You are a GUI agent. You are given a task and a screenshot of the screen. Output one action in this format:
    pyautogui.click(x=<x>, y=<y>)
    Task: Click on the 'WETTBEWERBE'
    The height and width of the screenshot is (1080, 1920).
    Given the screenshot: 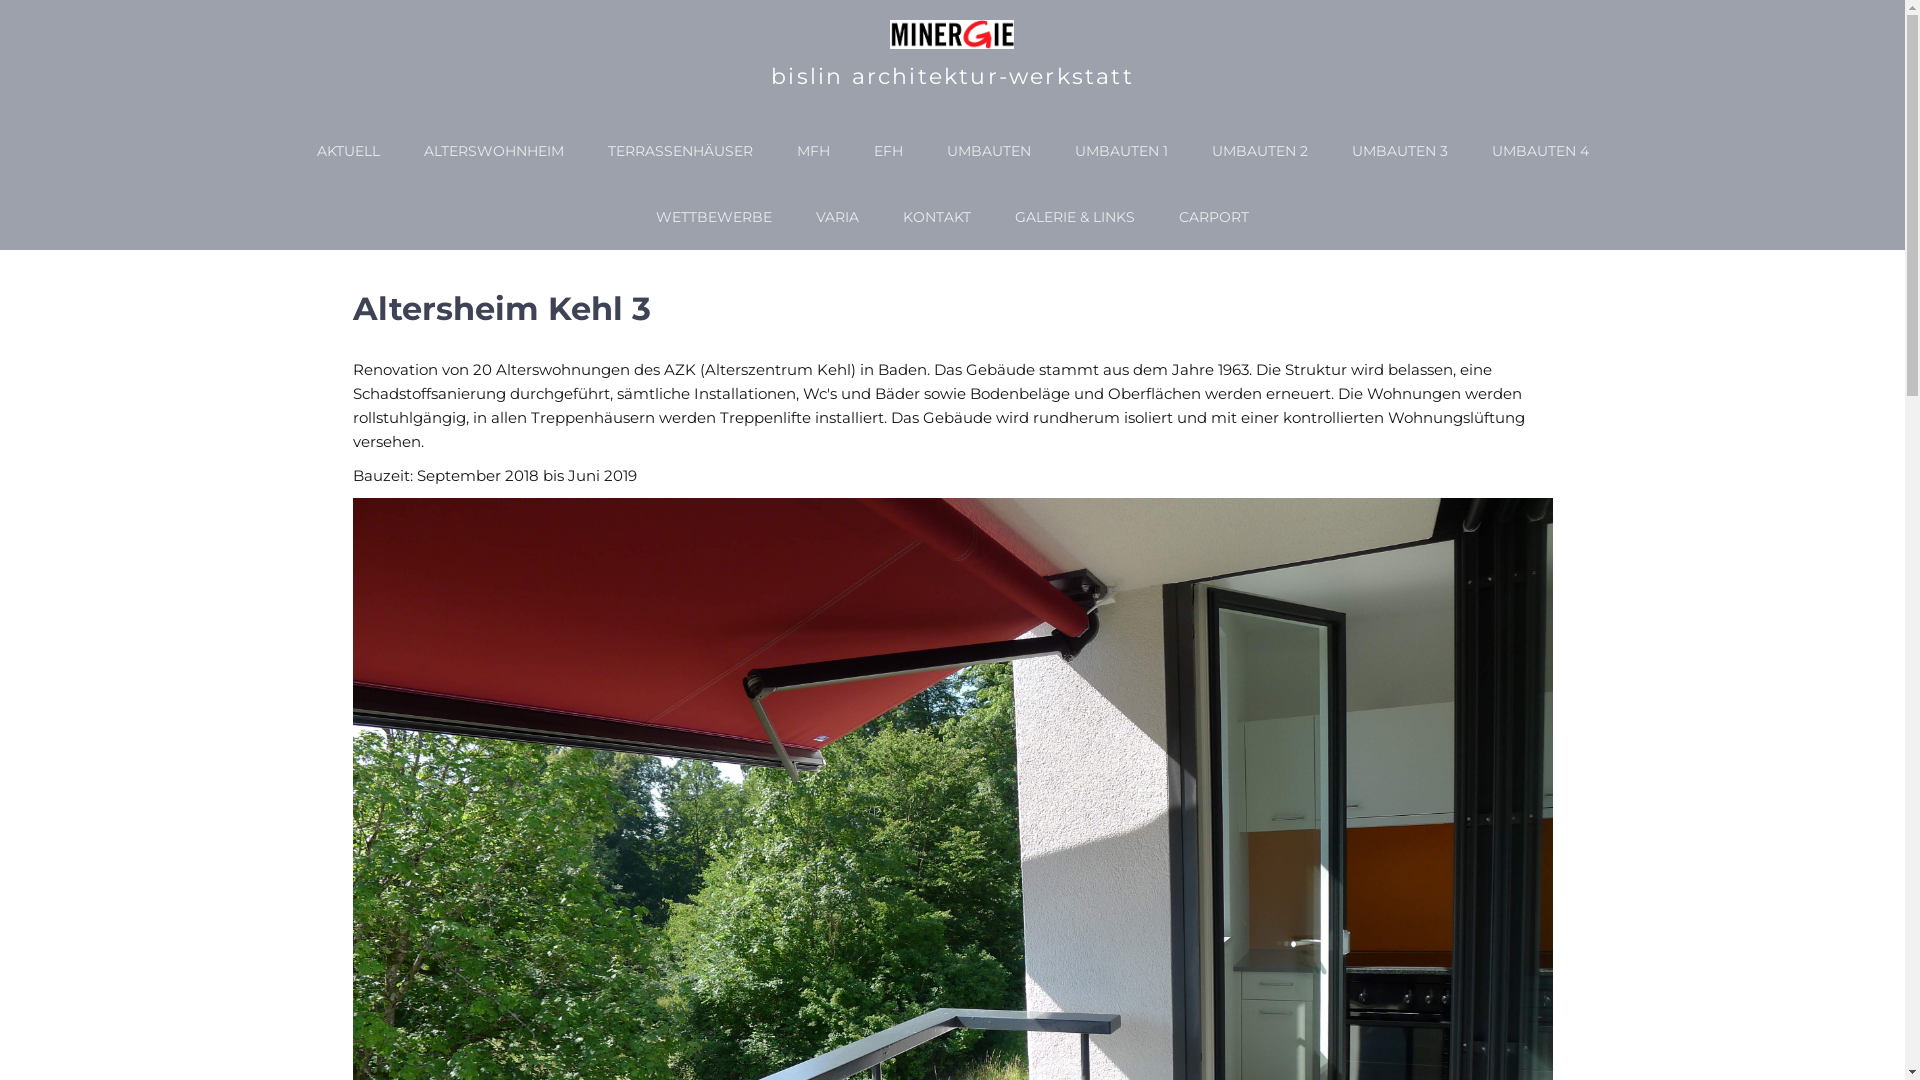 What is the action you would take?
    pyautogui.click(x=714, y=216)
    